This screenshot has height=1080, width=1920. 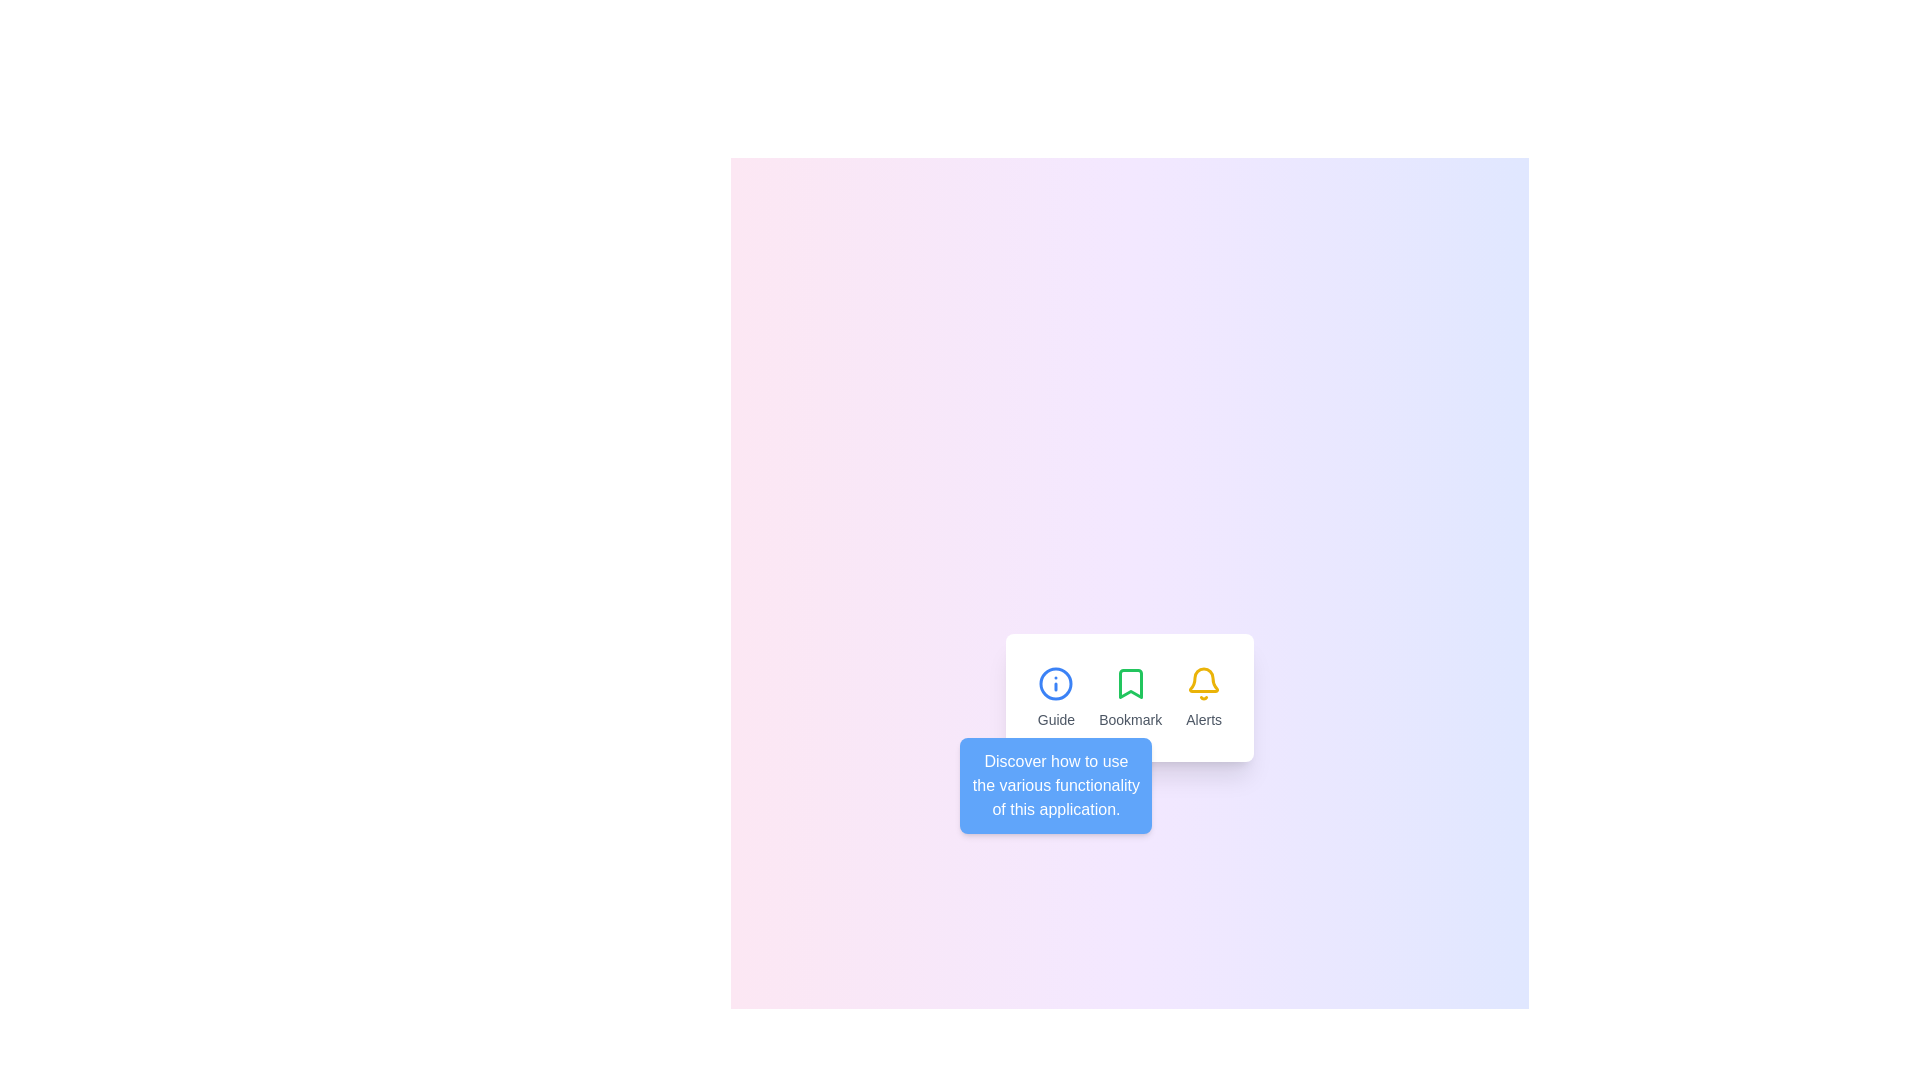 What do you see at coordinates (1055, 682) in the screenshot?
I see `the interactive icon button located within the card that contains 'Guide' text, positioned centrally in the interface` at bounding box center [1055, 682].